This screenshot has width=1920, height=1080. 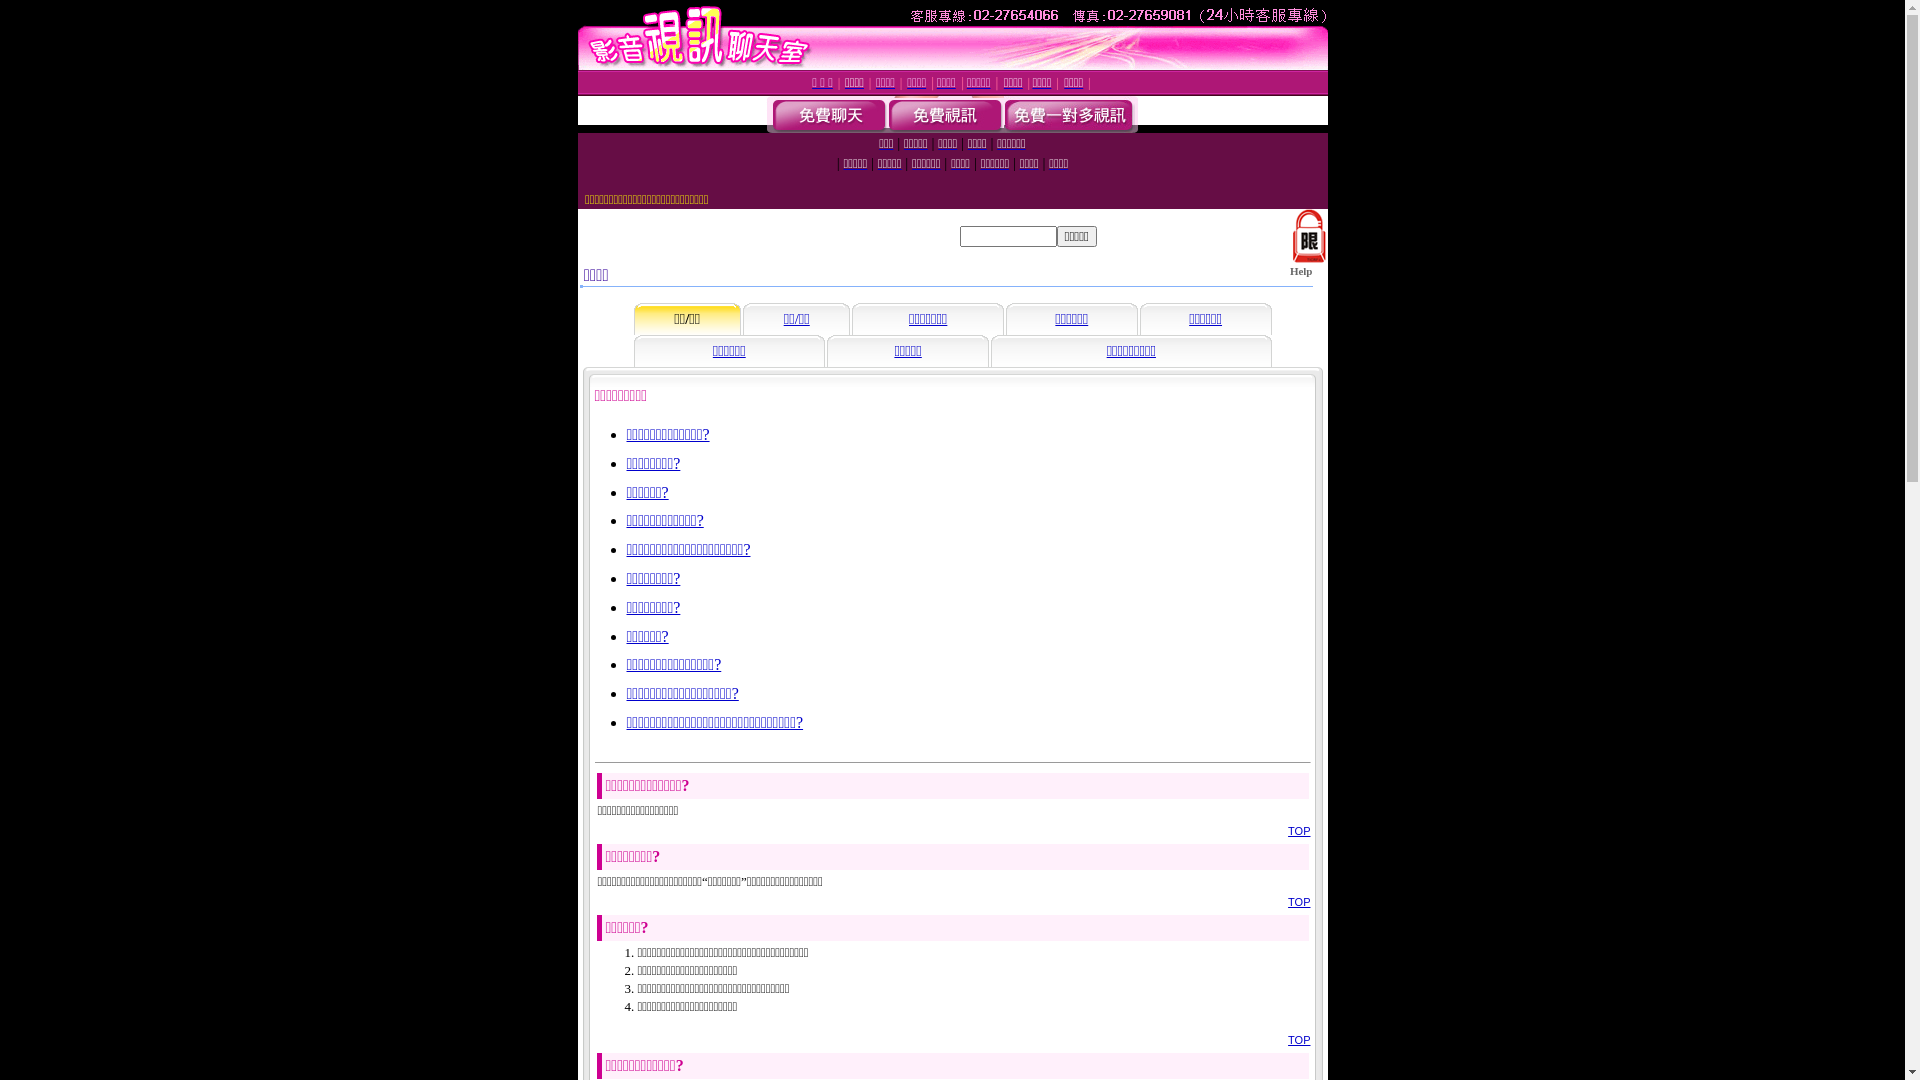 What do you see at coordinates (1299, 830) in the screenshot?
I see `'TOP'` at bounding box center [1299, 830].